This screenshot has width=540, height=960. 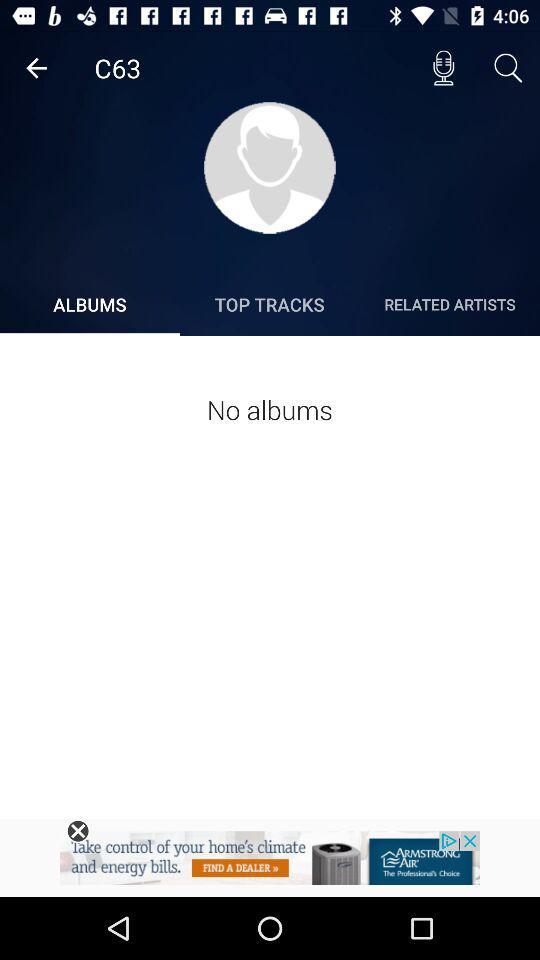 I want to click on the x symbol which is left side bottom of the page, so click(x=76, y=830).